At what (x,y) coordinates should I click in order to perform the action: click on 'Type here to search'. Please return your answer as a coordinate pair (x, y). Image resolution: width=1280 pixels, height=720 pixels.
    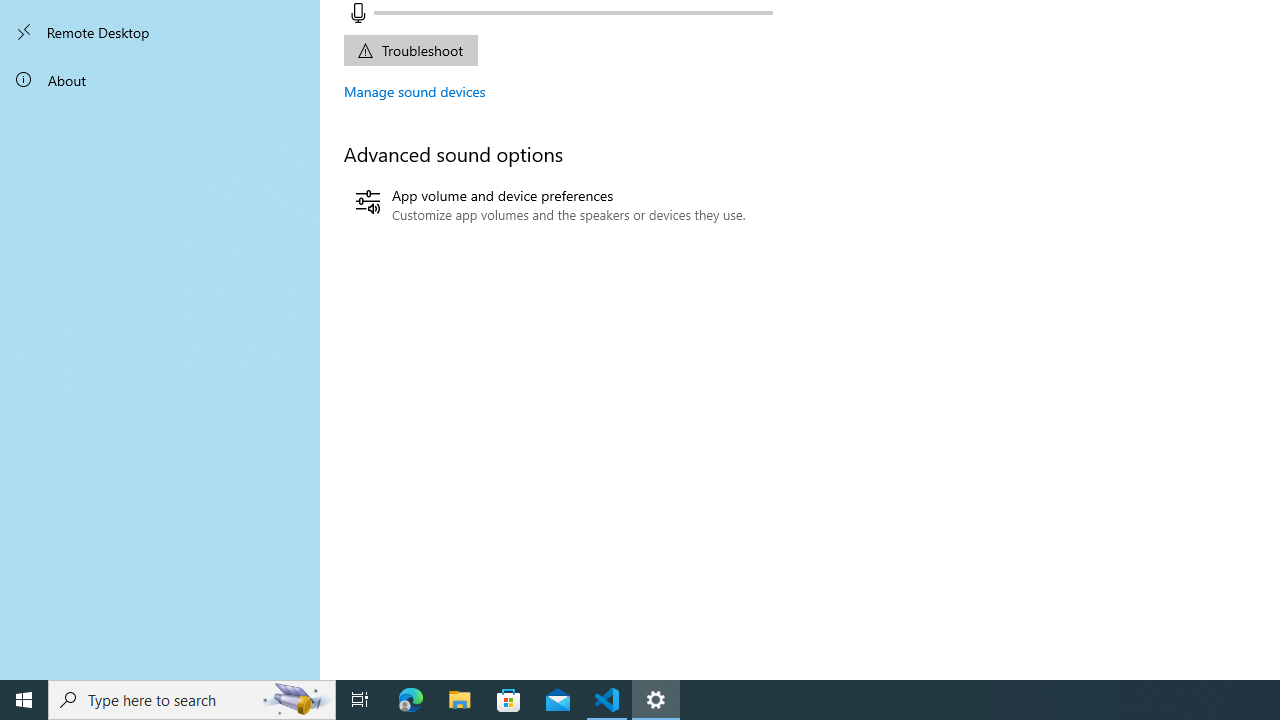
    Looking at the image, I should click on (192, 698).